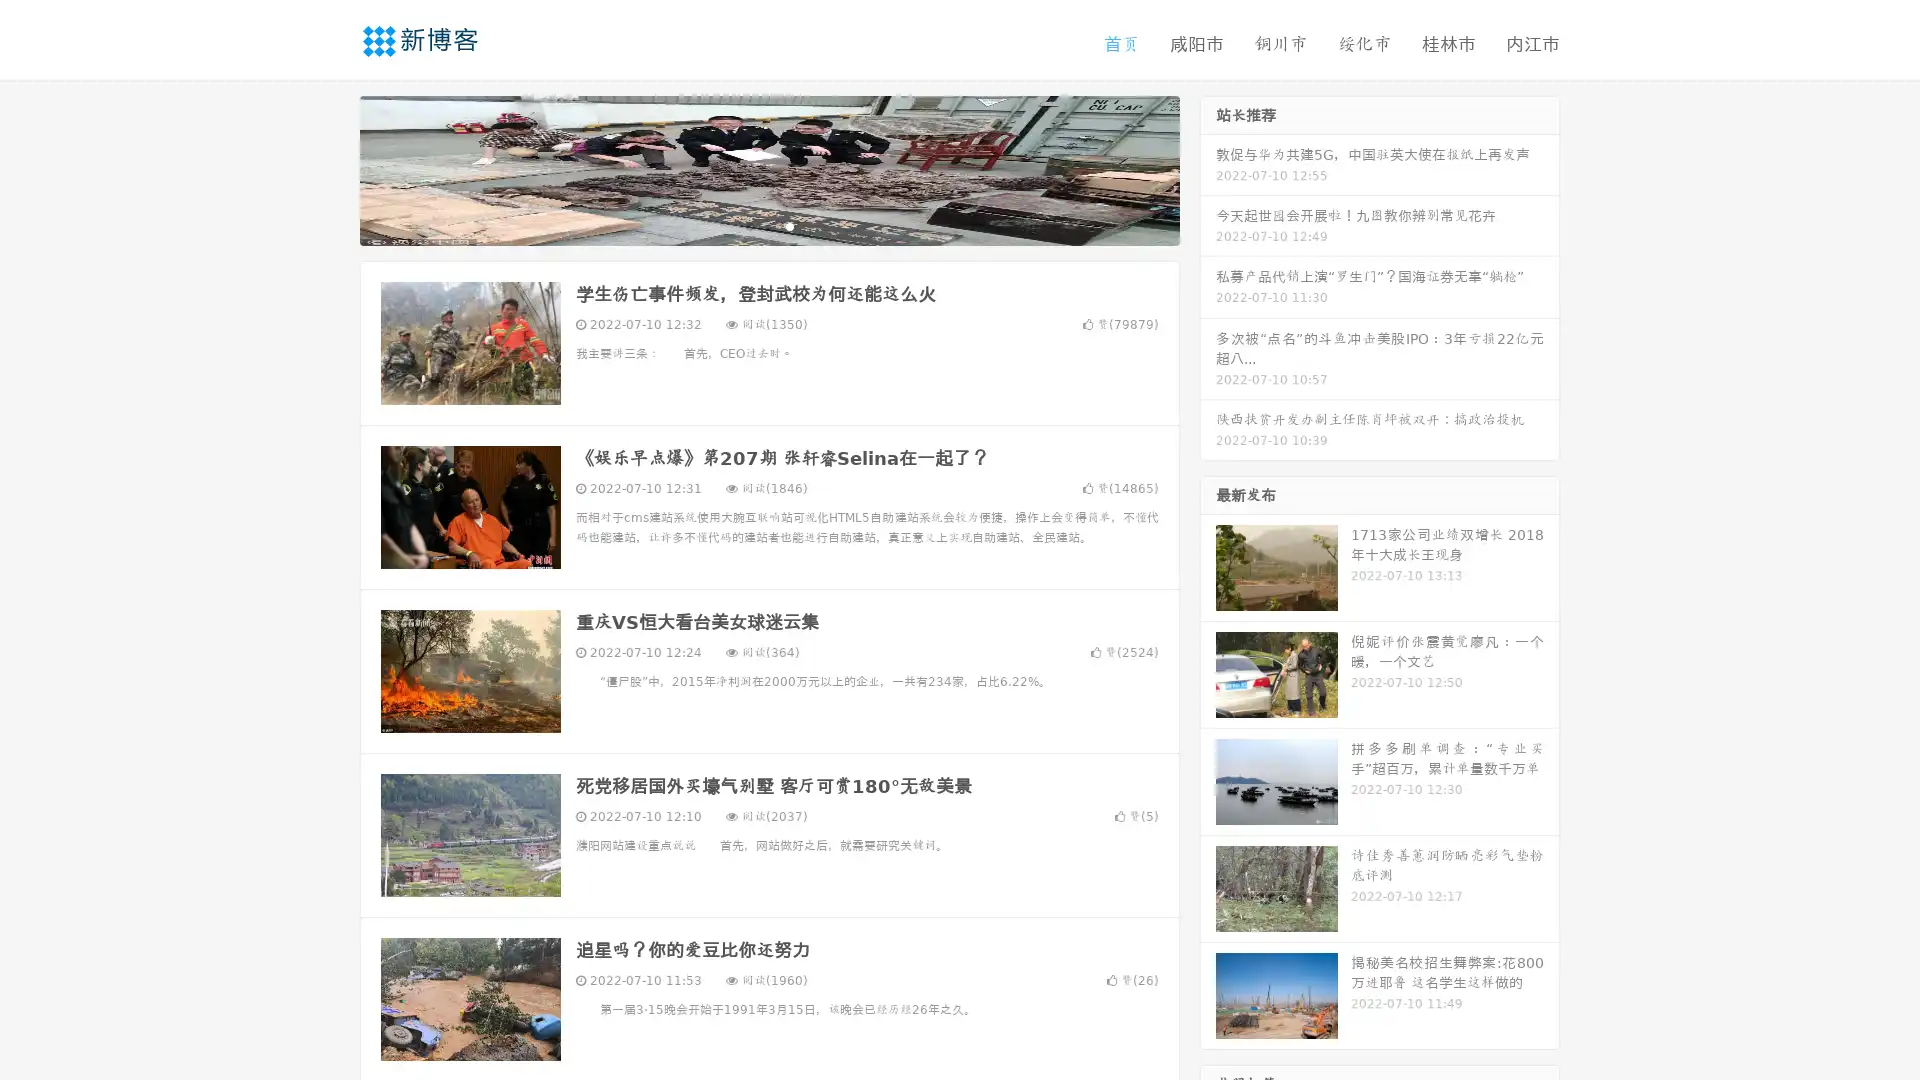  Describe the element at coordinates (330, 168) in the screenshot. I see `Previous slide` at that location.